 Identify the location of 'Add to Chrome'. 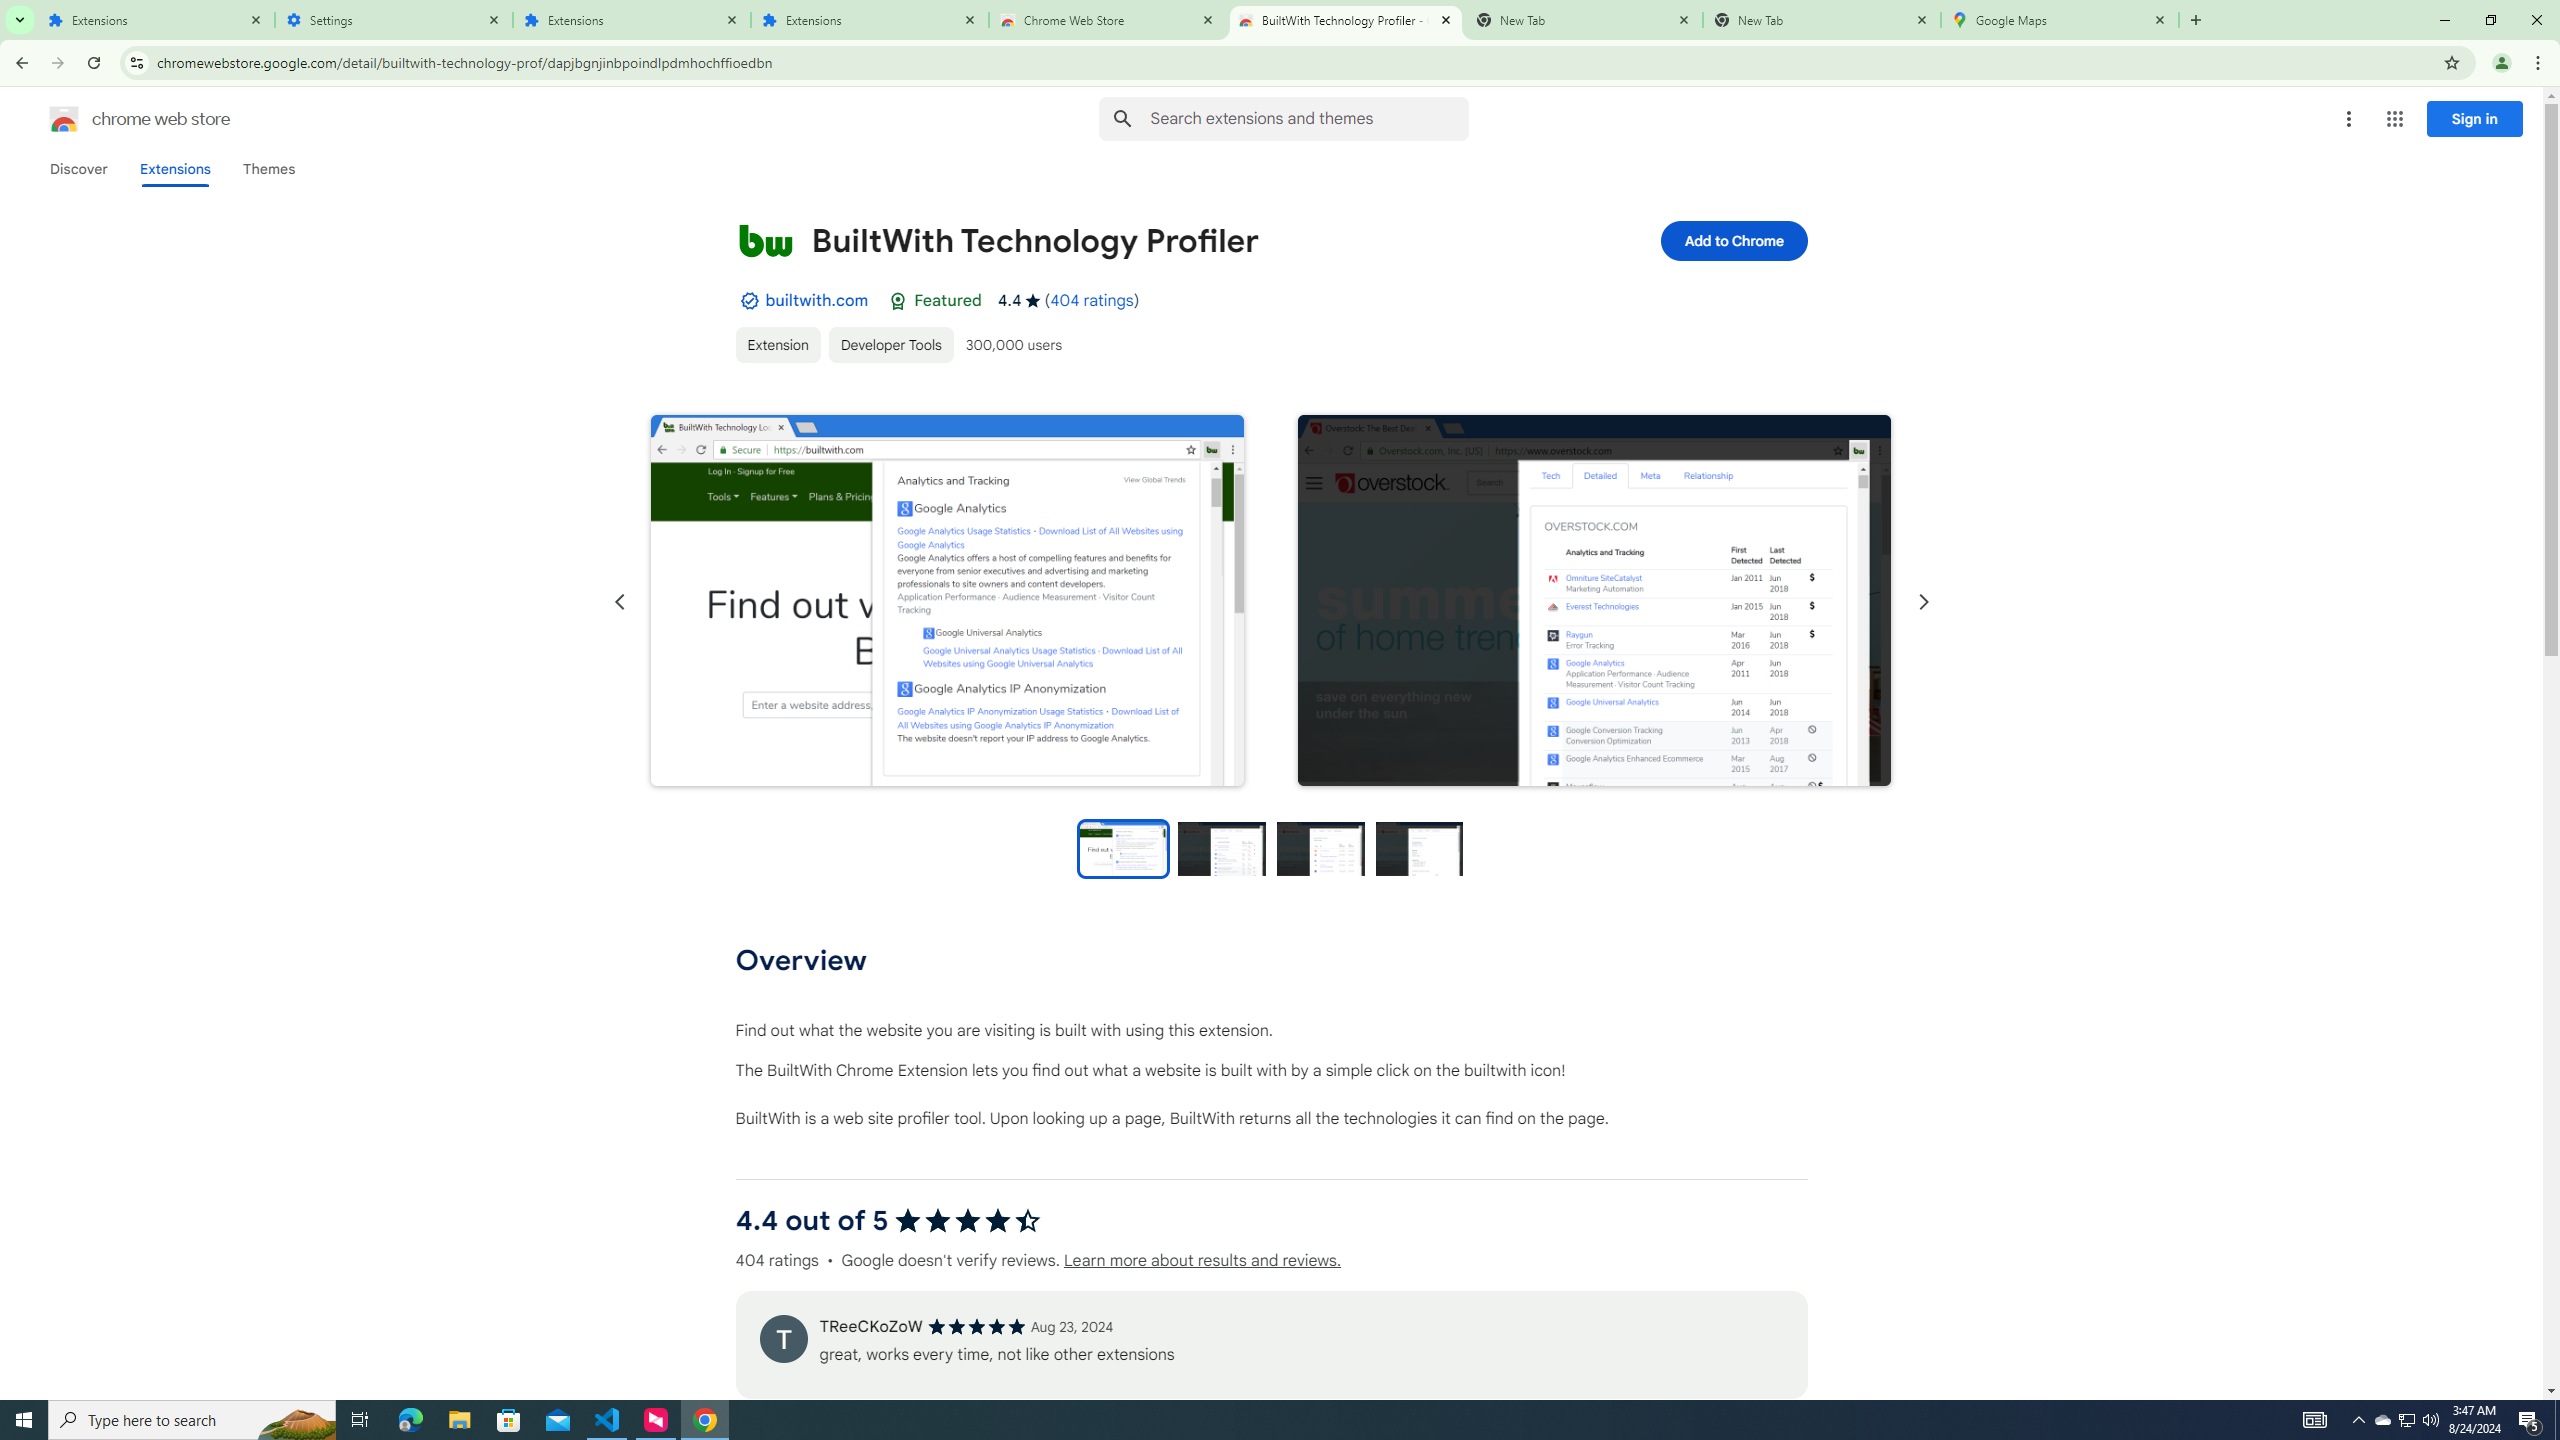
(1732, 240).